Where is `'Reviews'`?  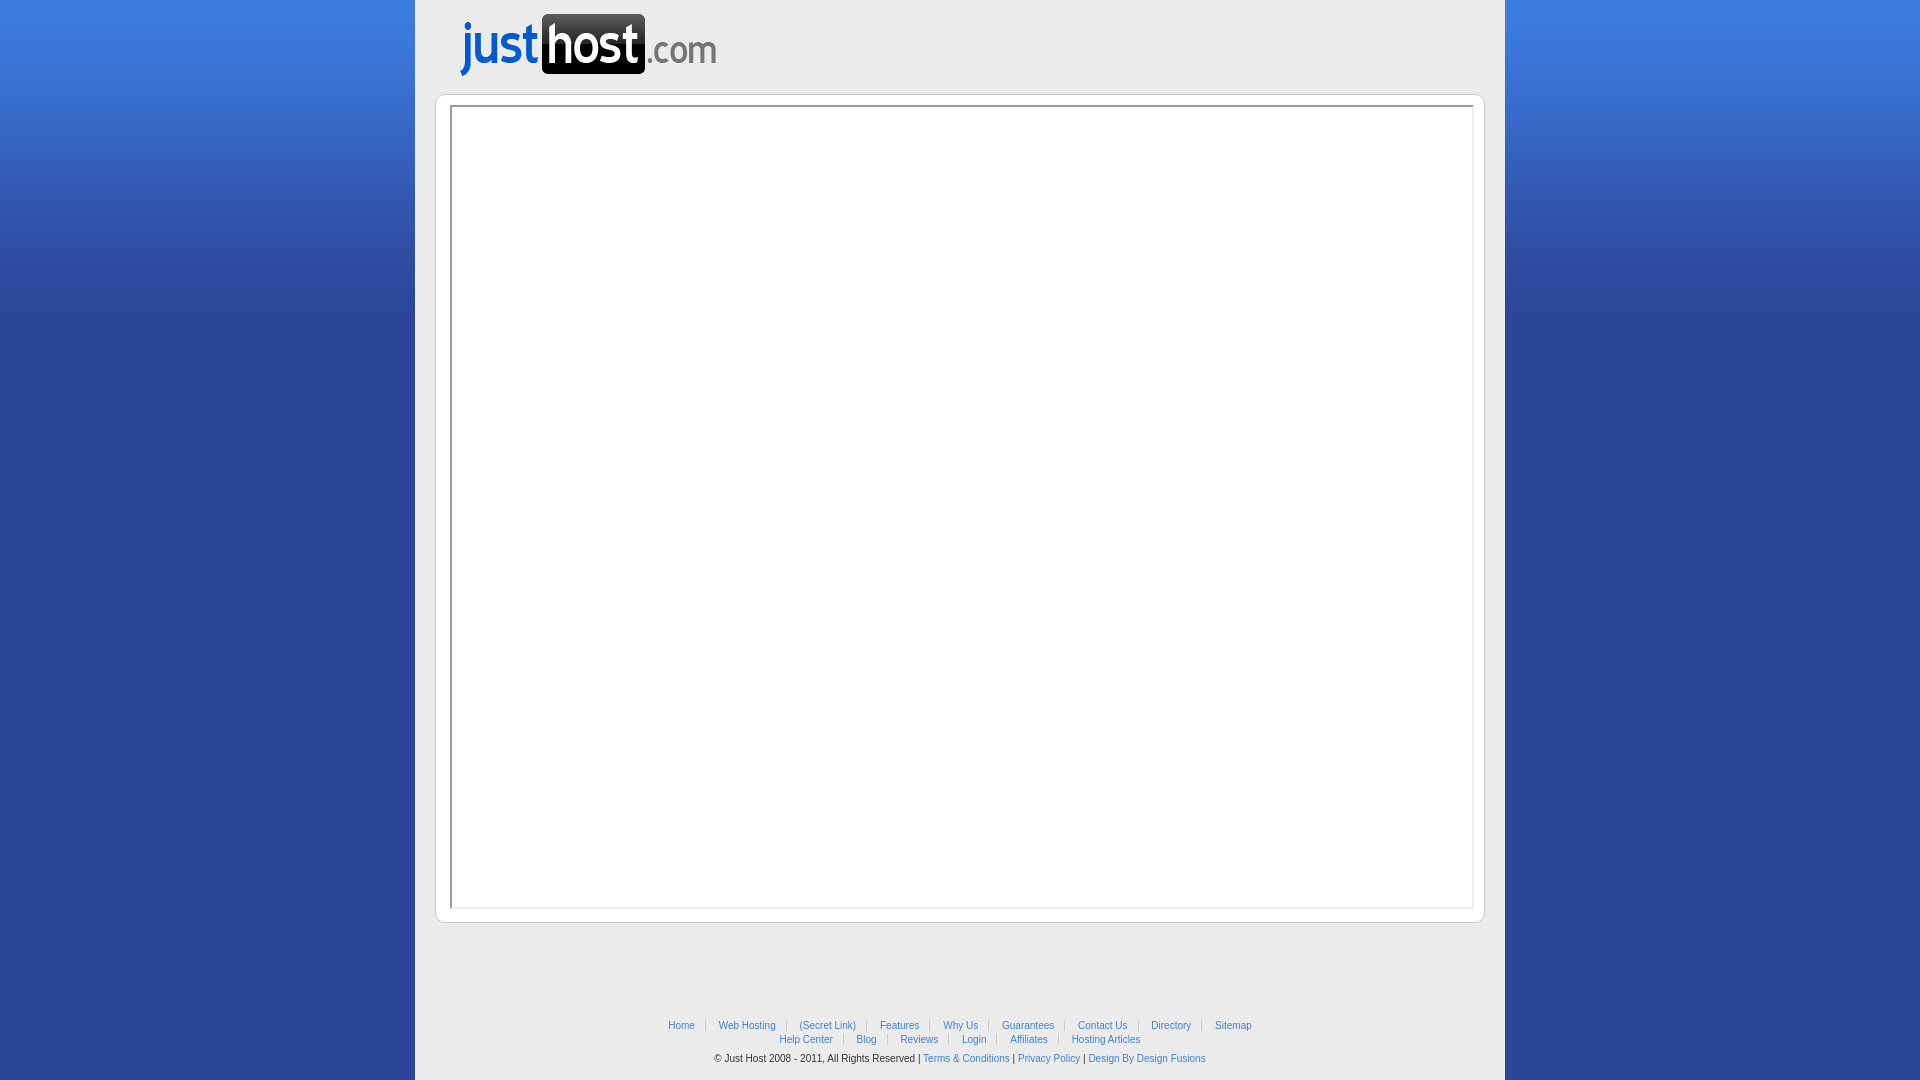
'Reviews' is located at coordinates (917, 1038).